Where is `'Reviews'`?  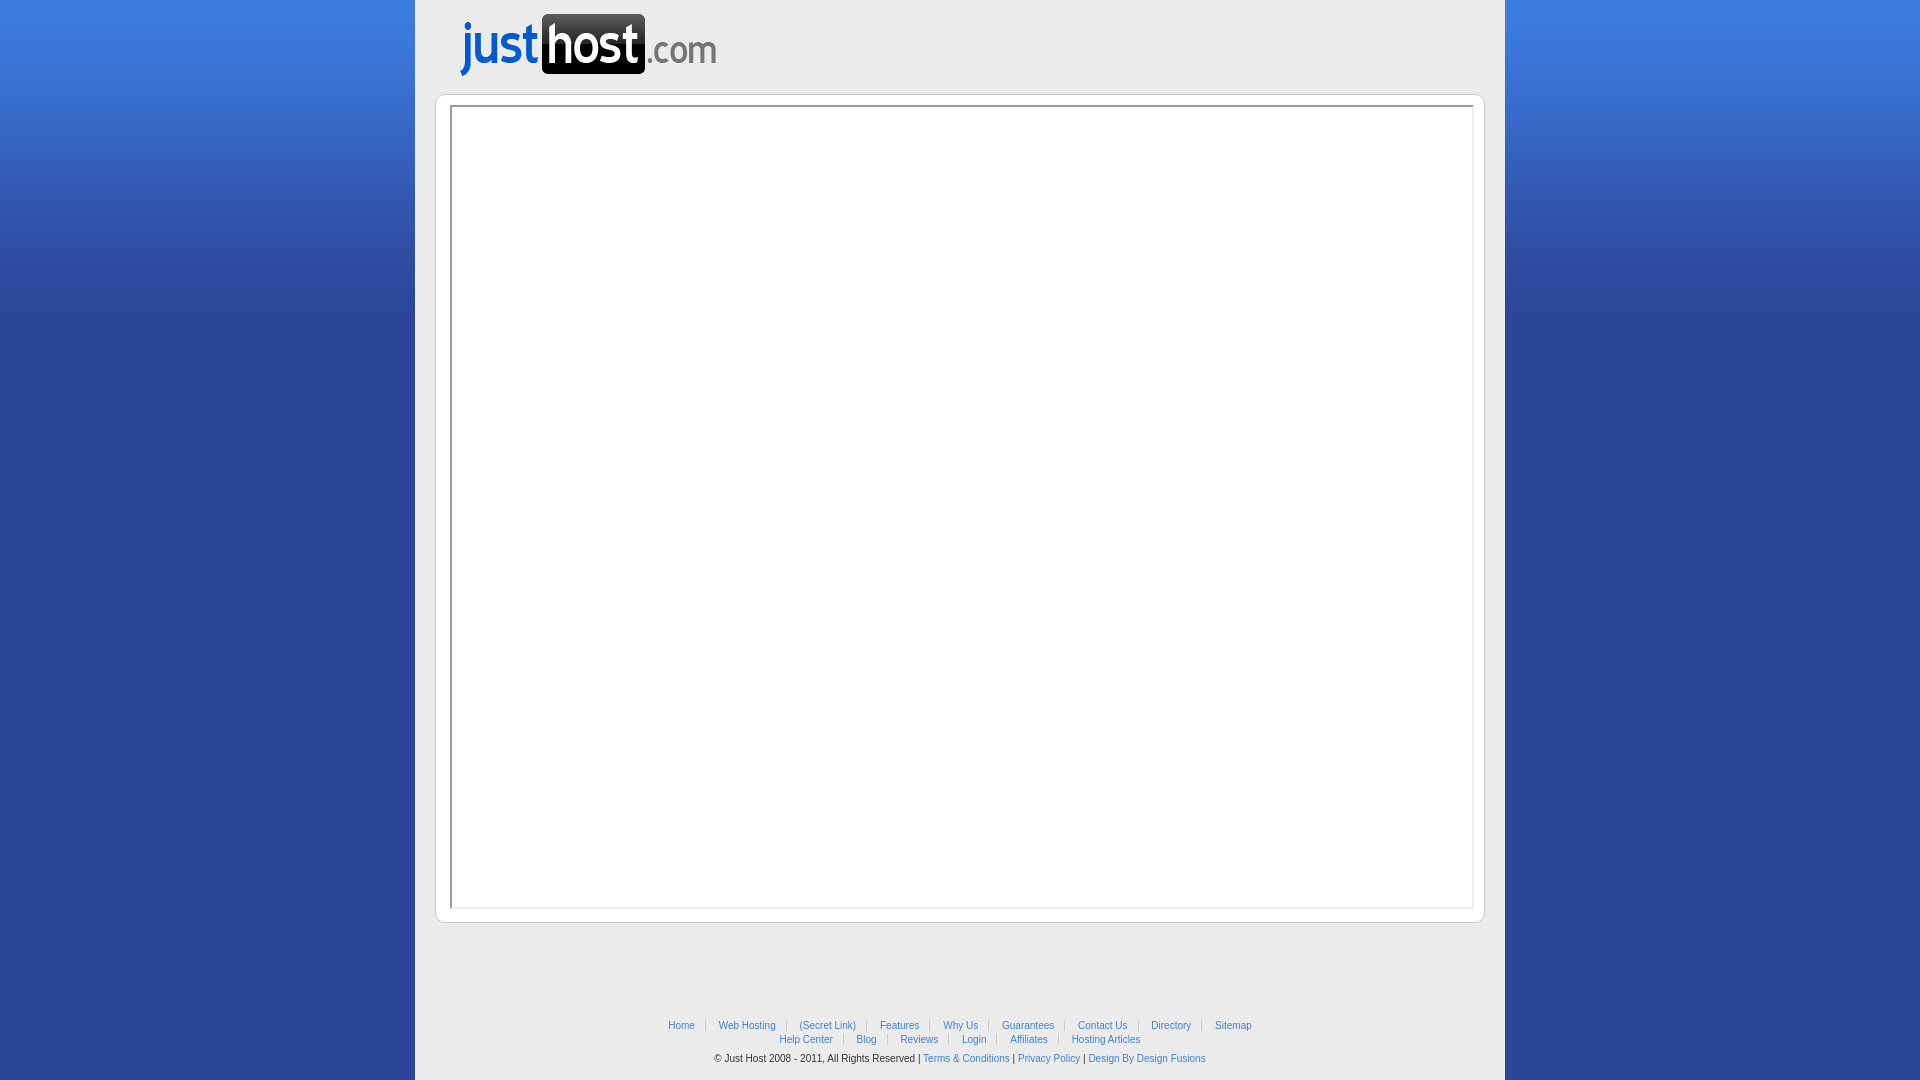
'Reviews' is located at coordinates (917, 1038).